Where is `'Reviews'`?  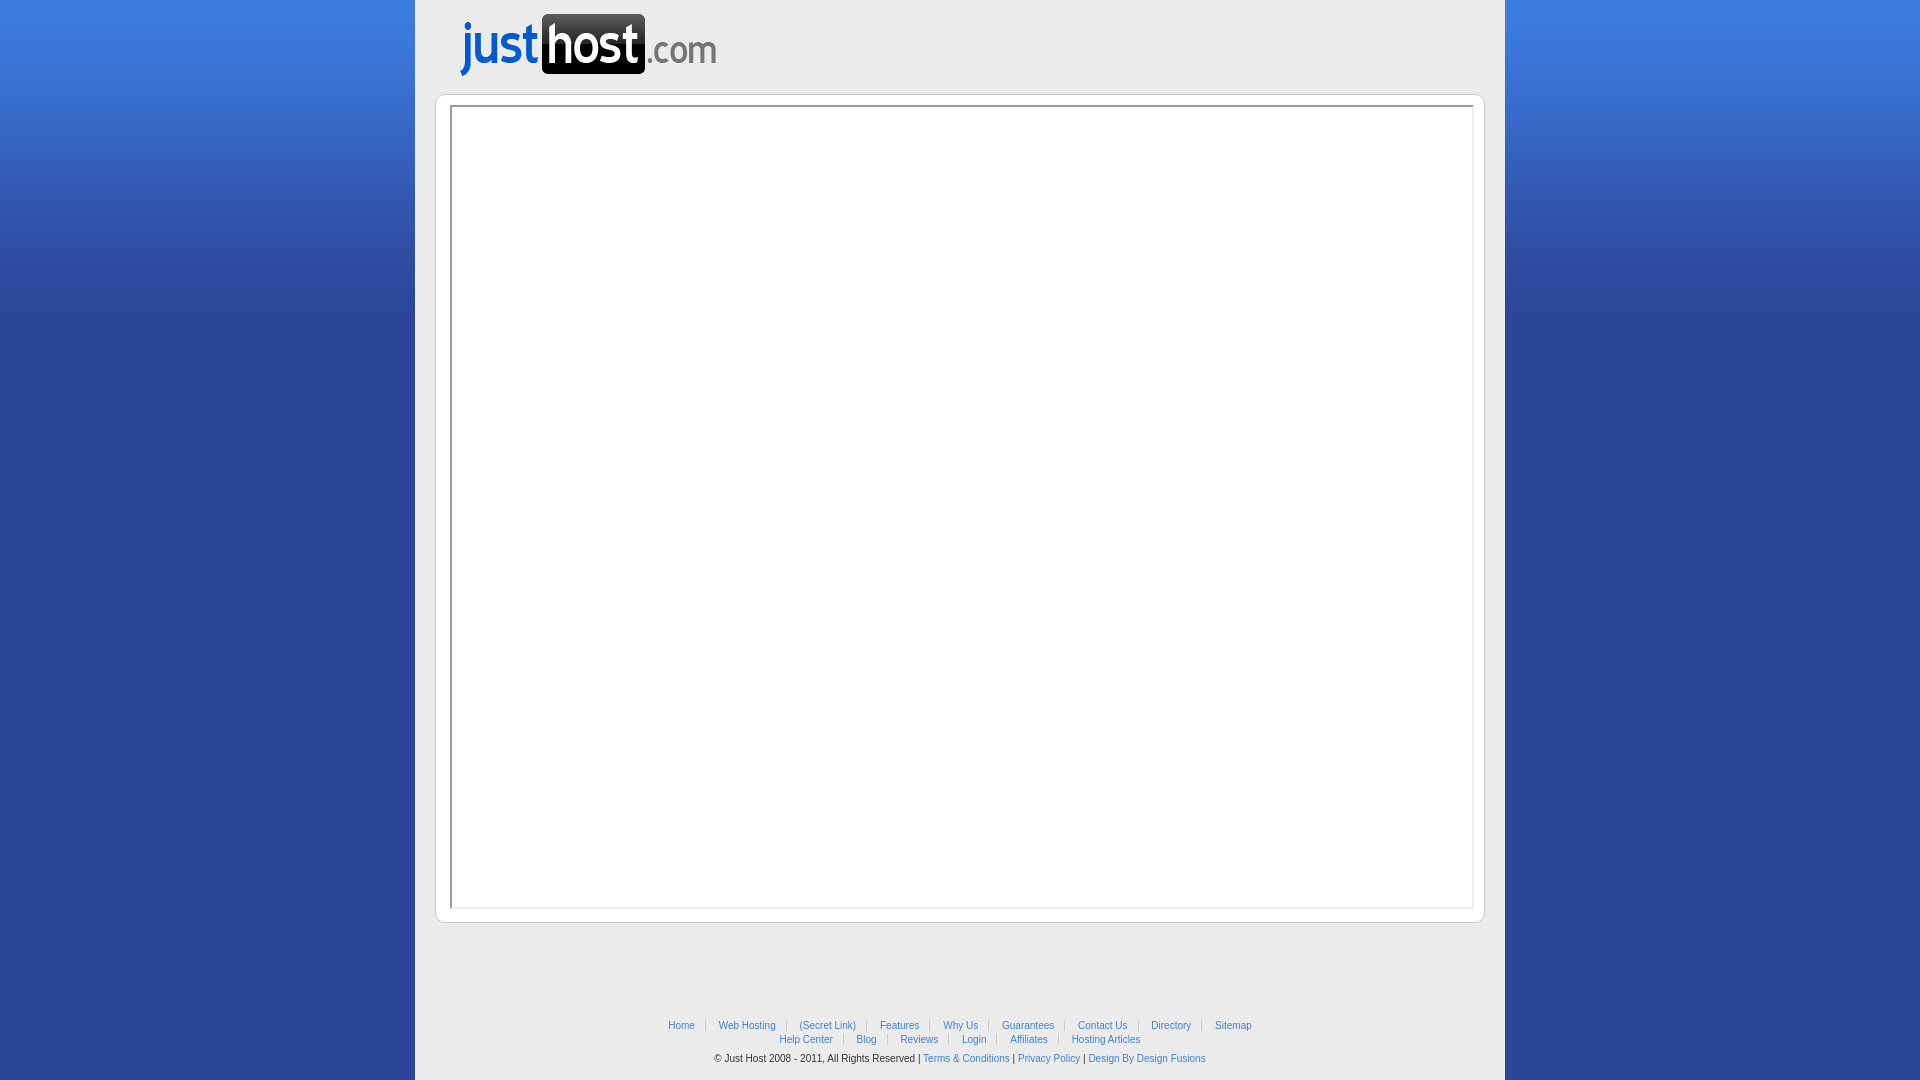
'Reviews' is located at coordinates (917, 1038).